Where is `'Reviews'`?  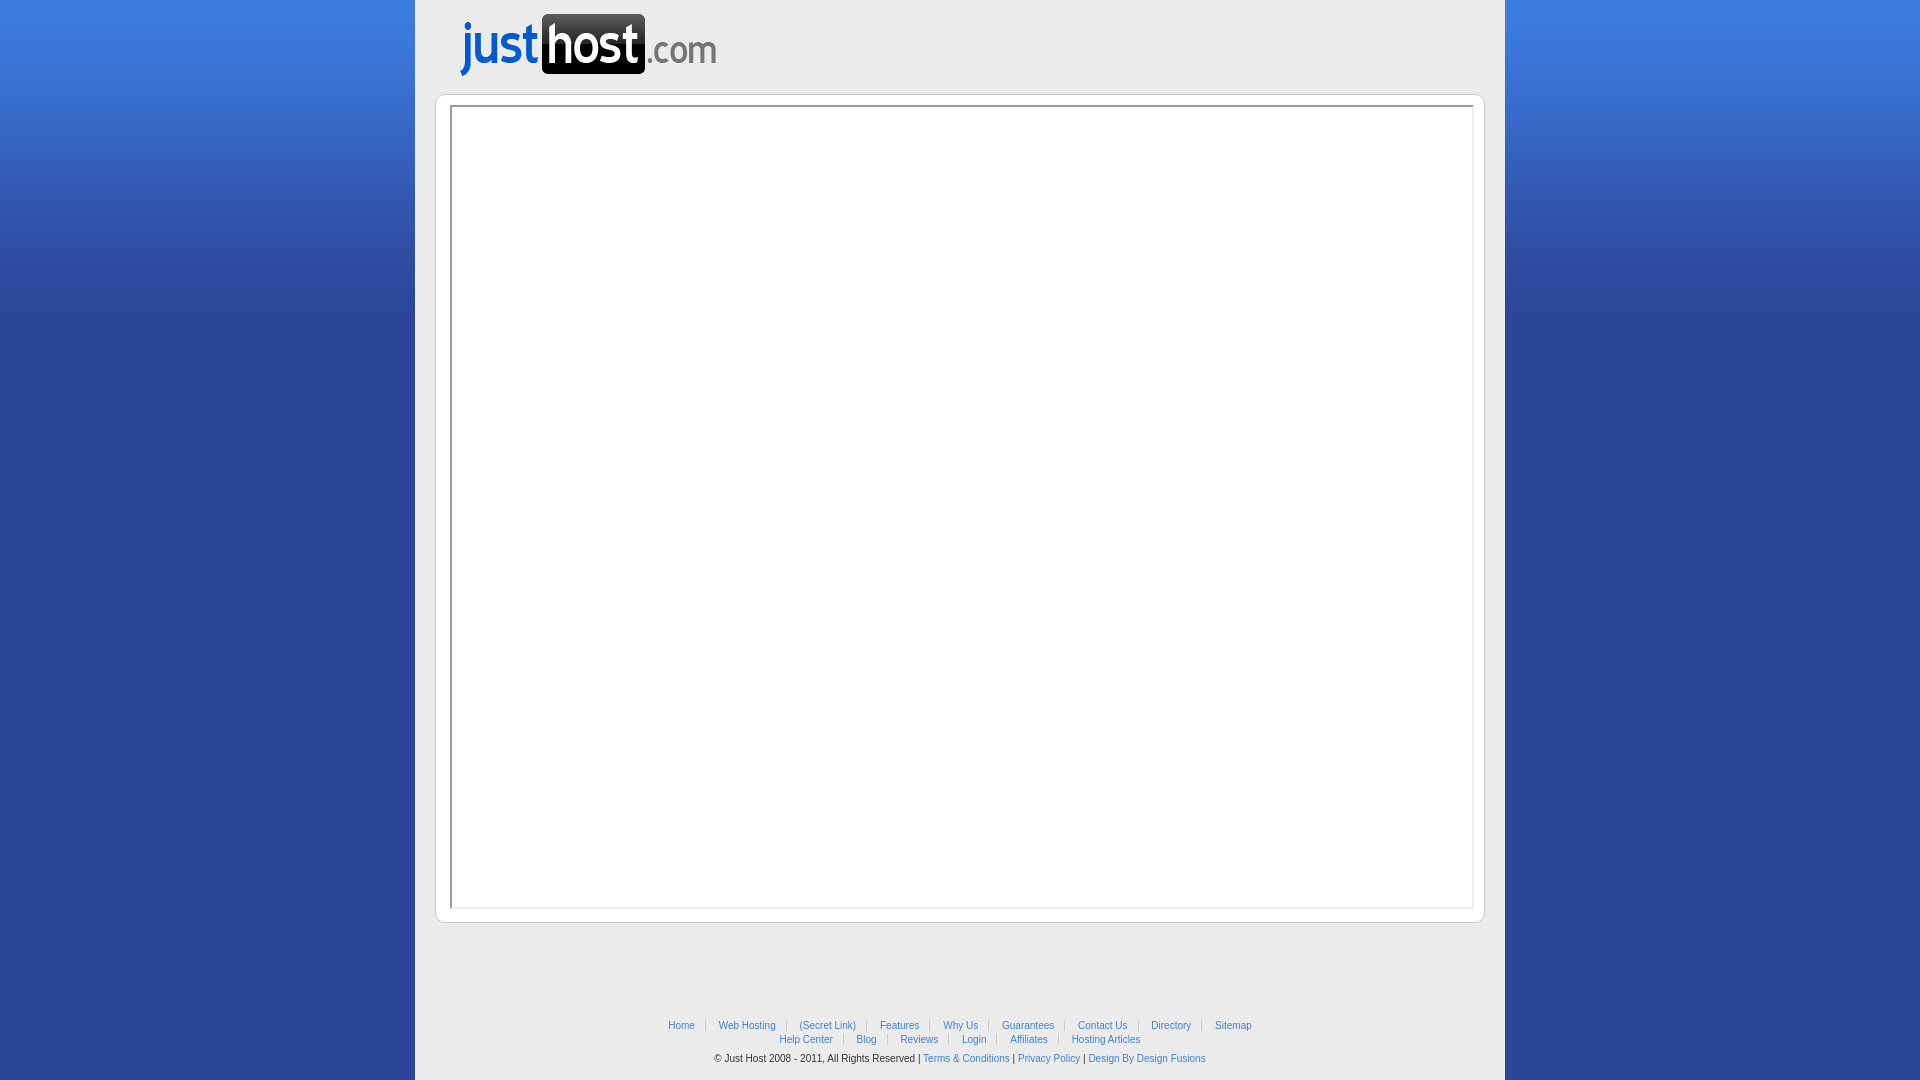
'Reviews' is located at coordinates (917, 1038).